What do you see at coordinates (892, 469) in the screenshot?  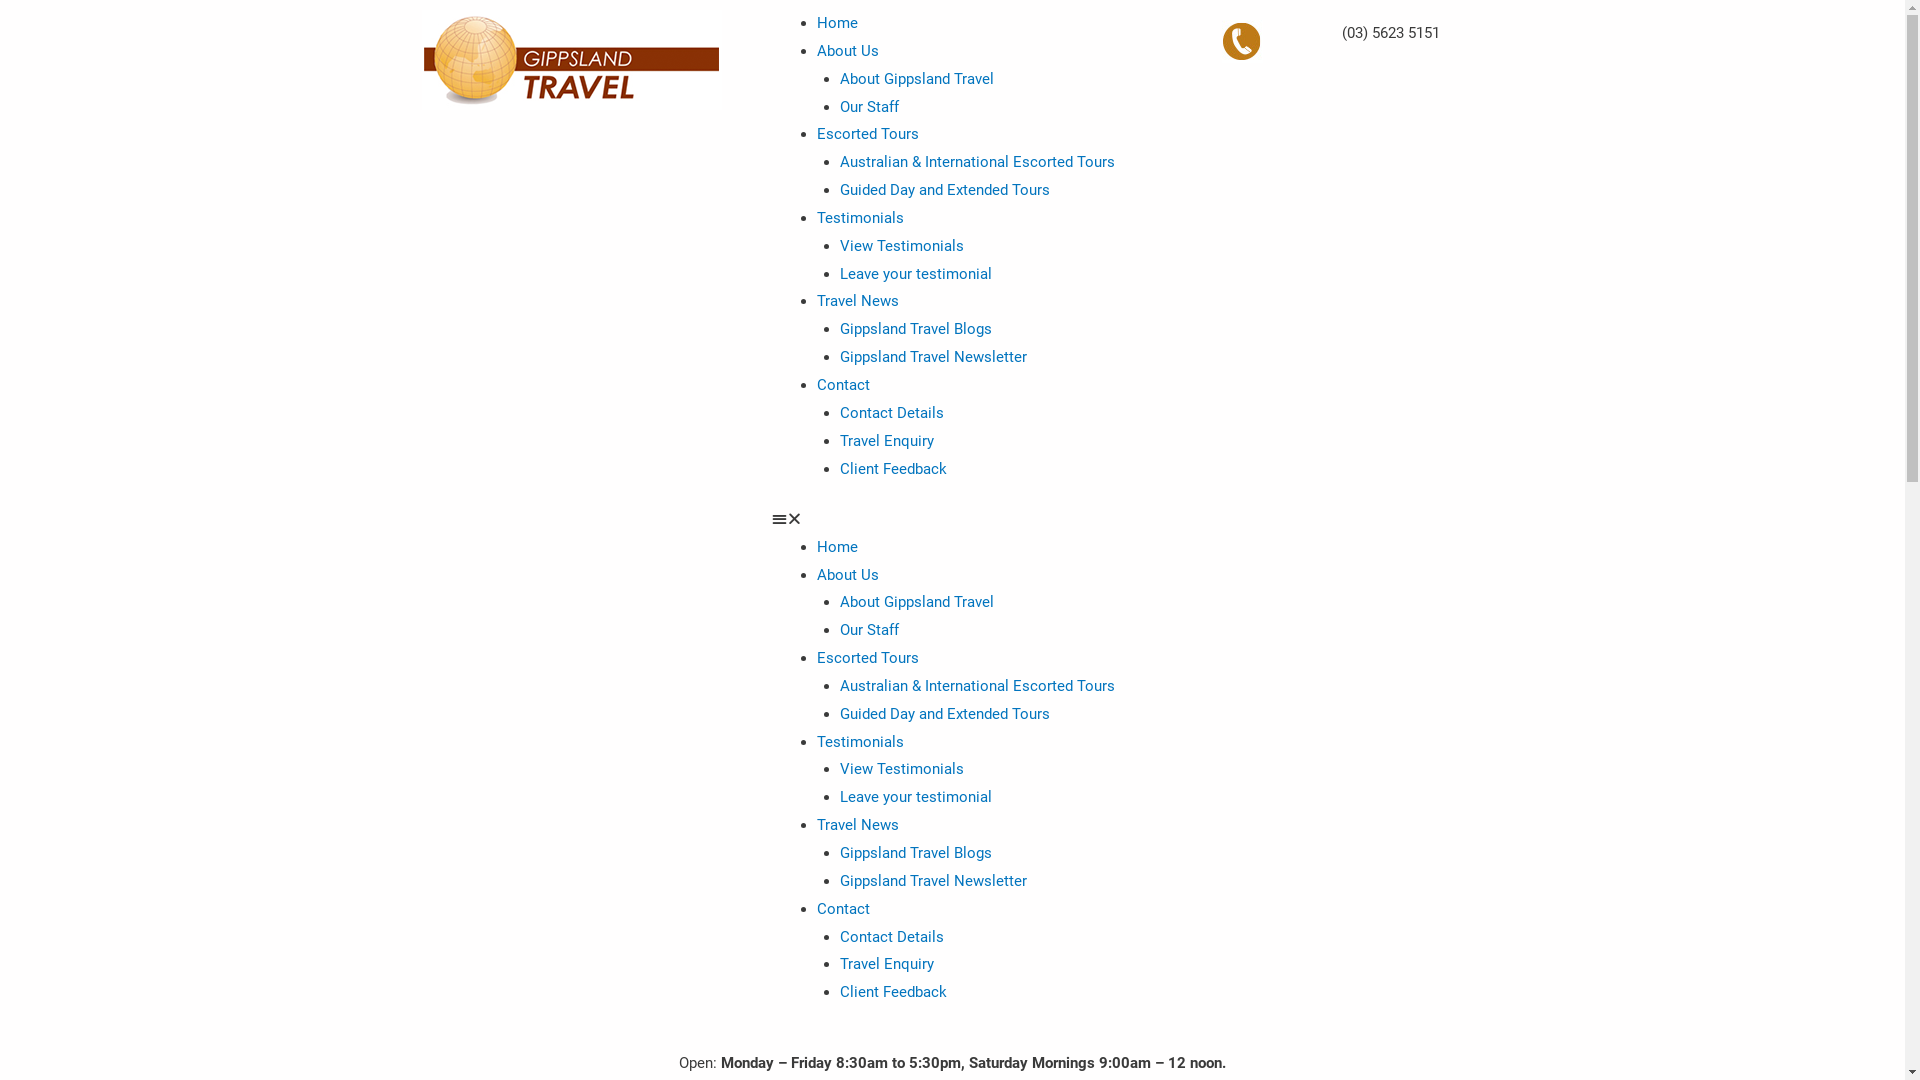 I see `'Client Feedback'` at bounding box center [892, 469].